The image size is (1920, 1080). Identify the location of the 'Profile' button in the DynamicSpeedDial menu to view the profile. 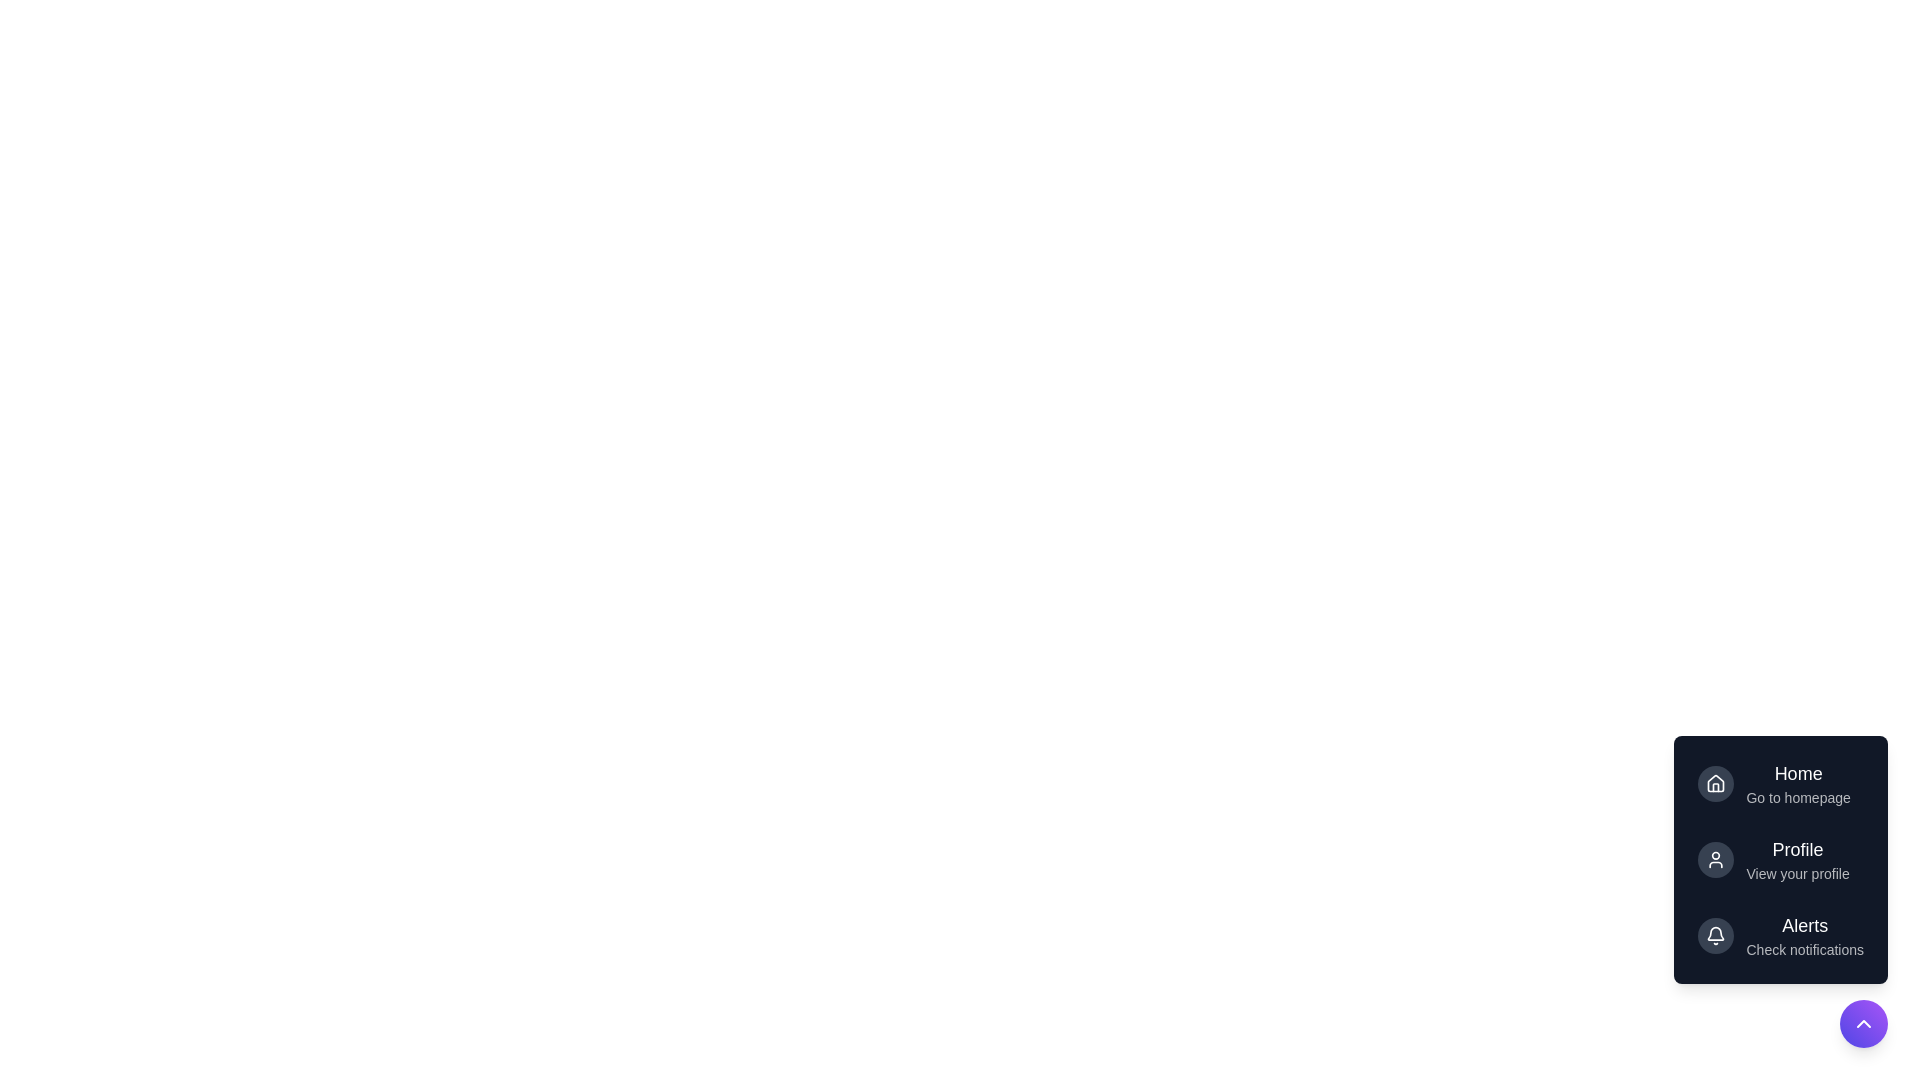
(1798, 859).